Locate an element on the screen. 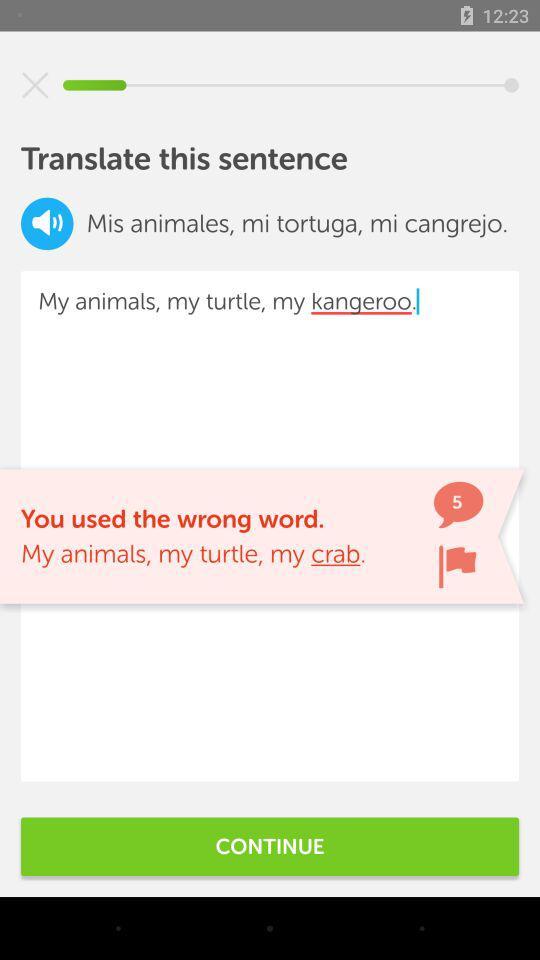 The width and height of the screenshot is (540, 960). the volume icon is located at coordinates (47, 223).